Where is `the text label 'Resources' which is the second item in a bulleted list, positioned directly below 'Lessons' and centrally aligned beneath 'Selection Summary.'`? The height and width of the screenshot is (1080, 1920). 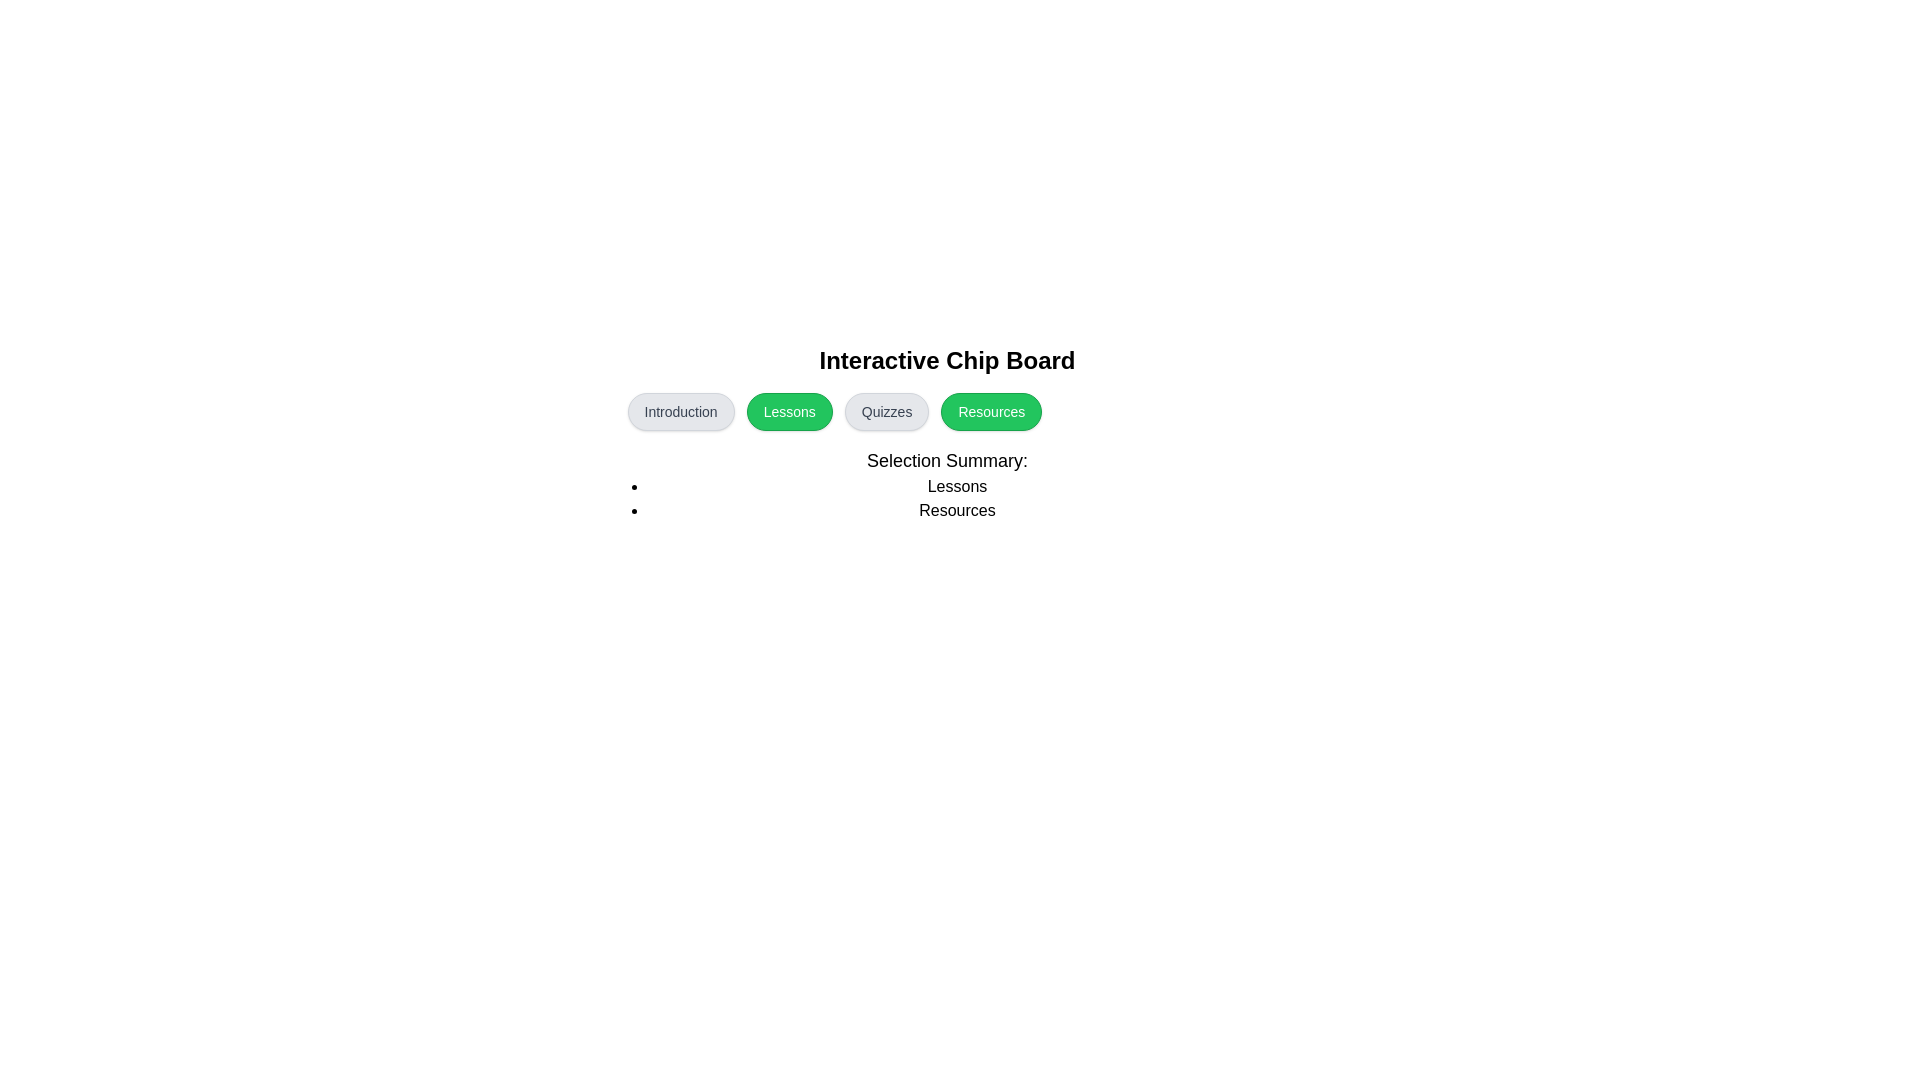 the text label 'Resources' which is the second item in a bulleted list, positioned directly below 'Lessons' and centrally aligned beneath 'Selection Summary.' is located at coordinates (956, 509).